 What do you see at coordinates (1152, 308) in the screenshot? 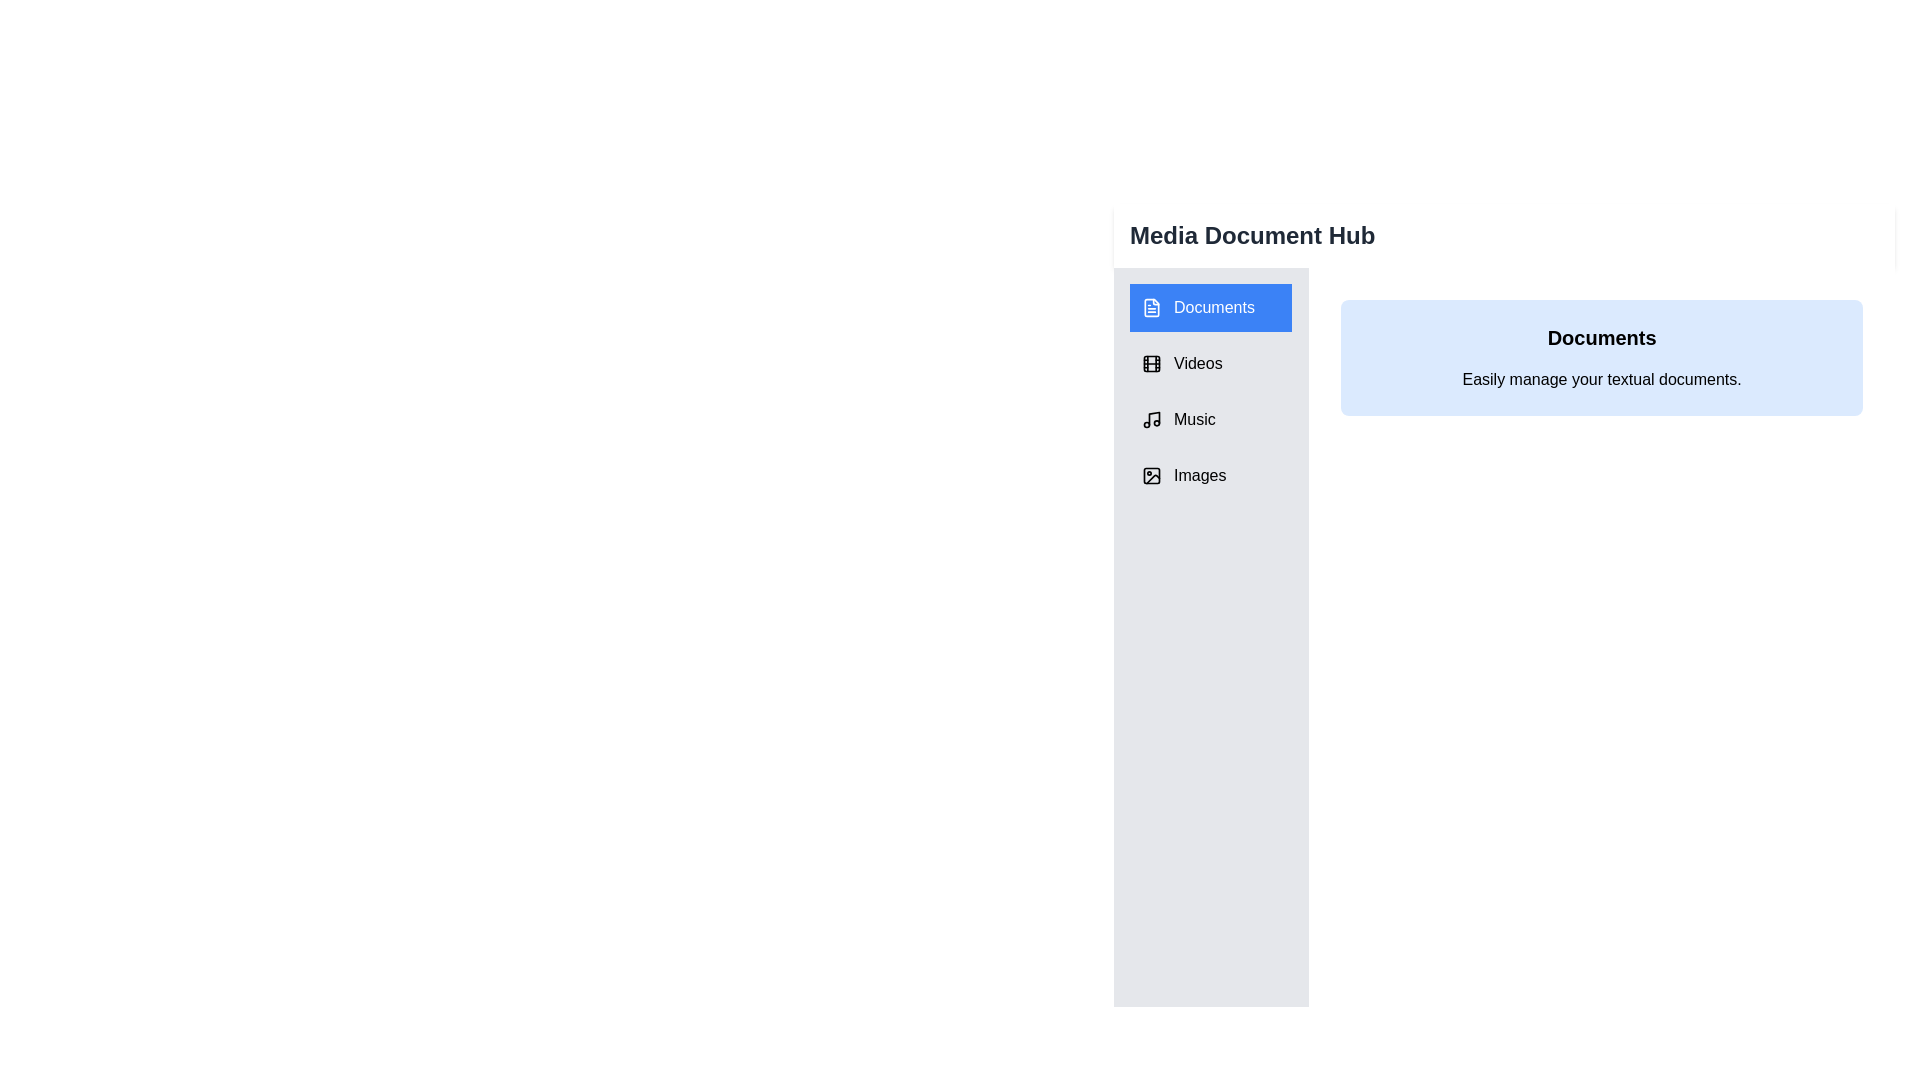
I see `the icon associated with the tab Documents` at bounding box center [1152, 308].